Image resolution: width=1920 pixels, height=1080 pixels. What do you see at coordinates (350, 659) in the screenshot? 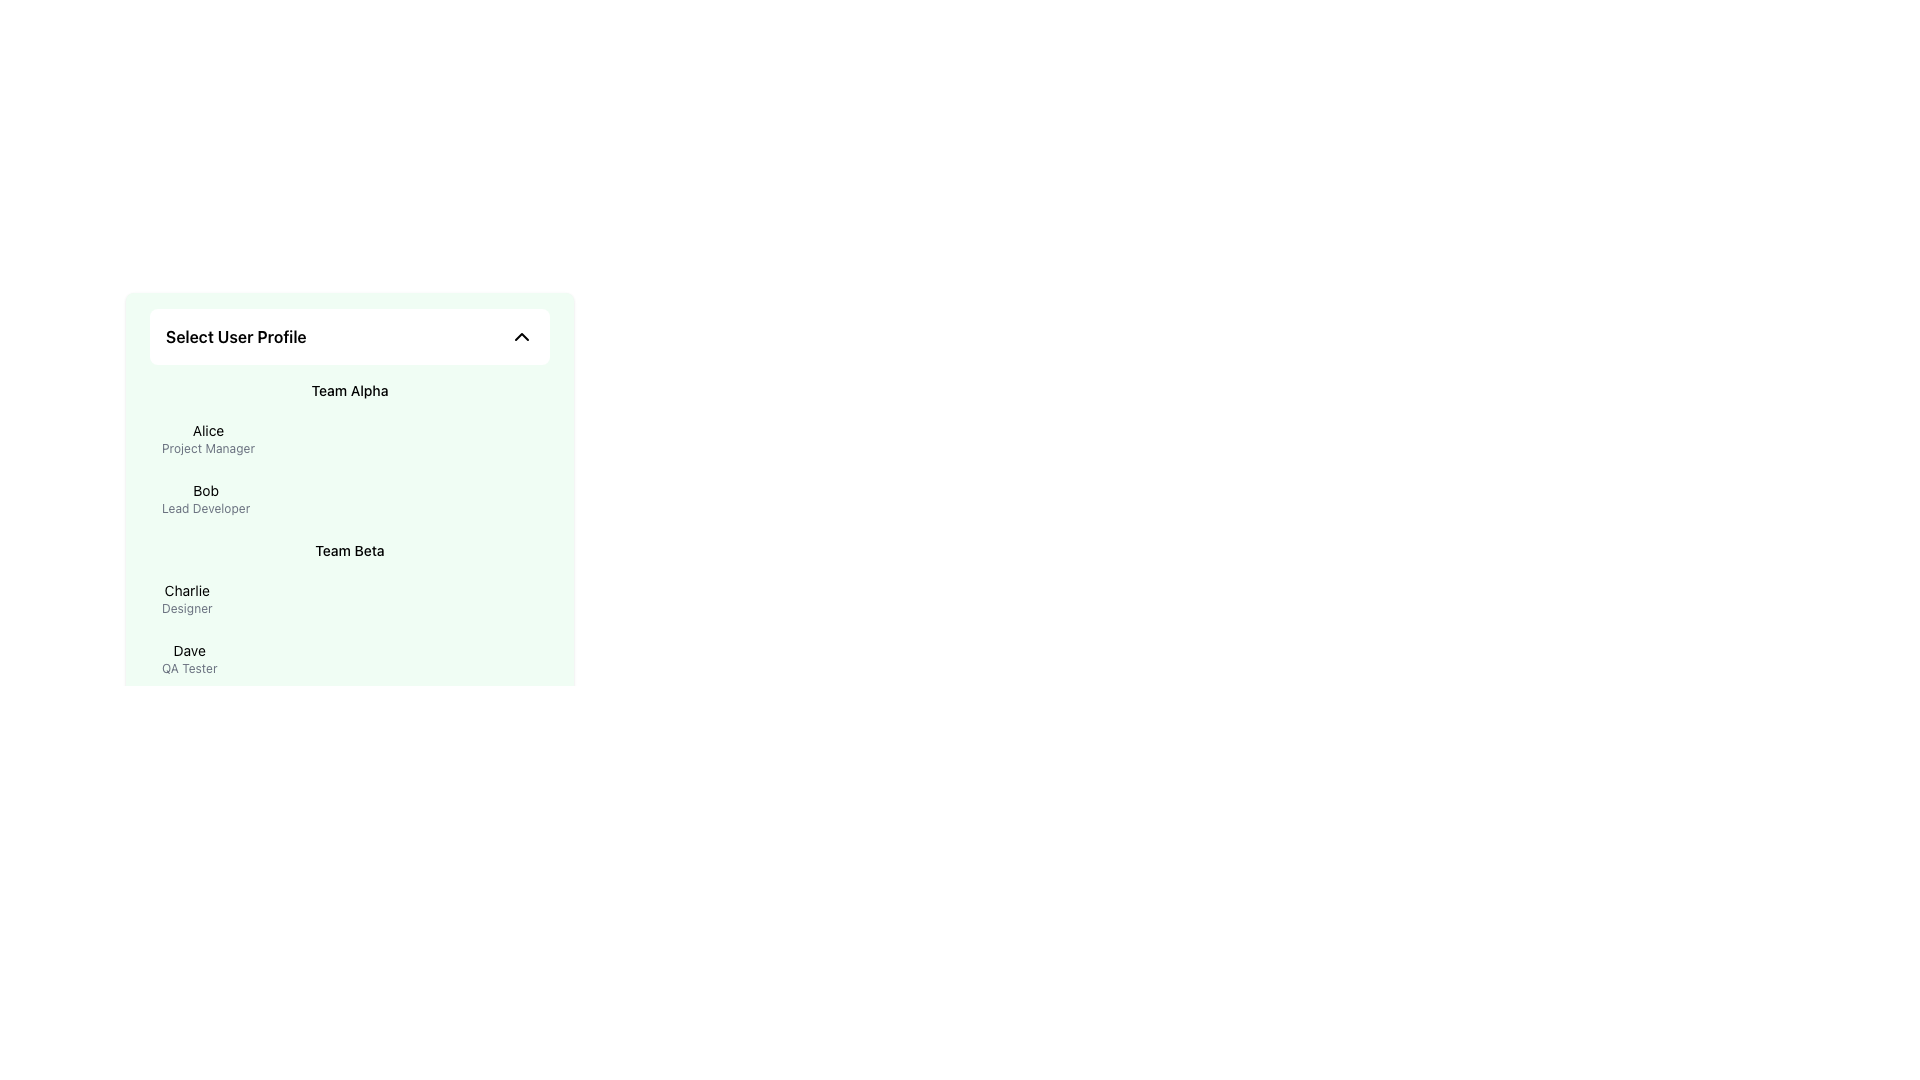
I see `the list item labeled 'Dave', which is a user profile entry under 'Charlie Designer'` at bounding box center [350, 659].